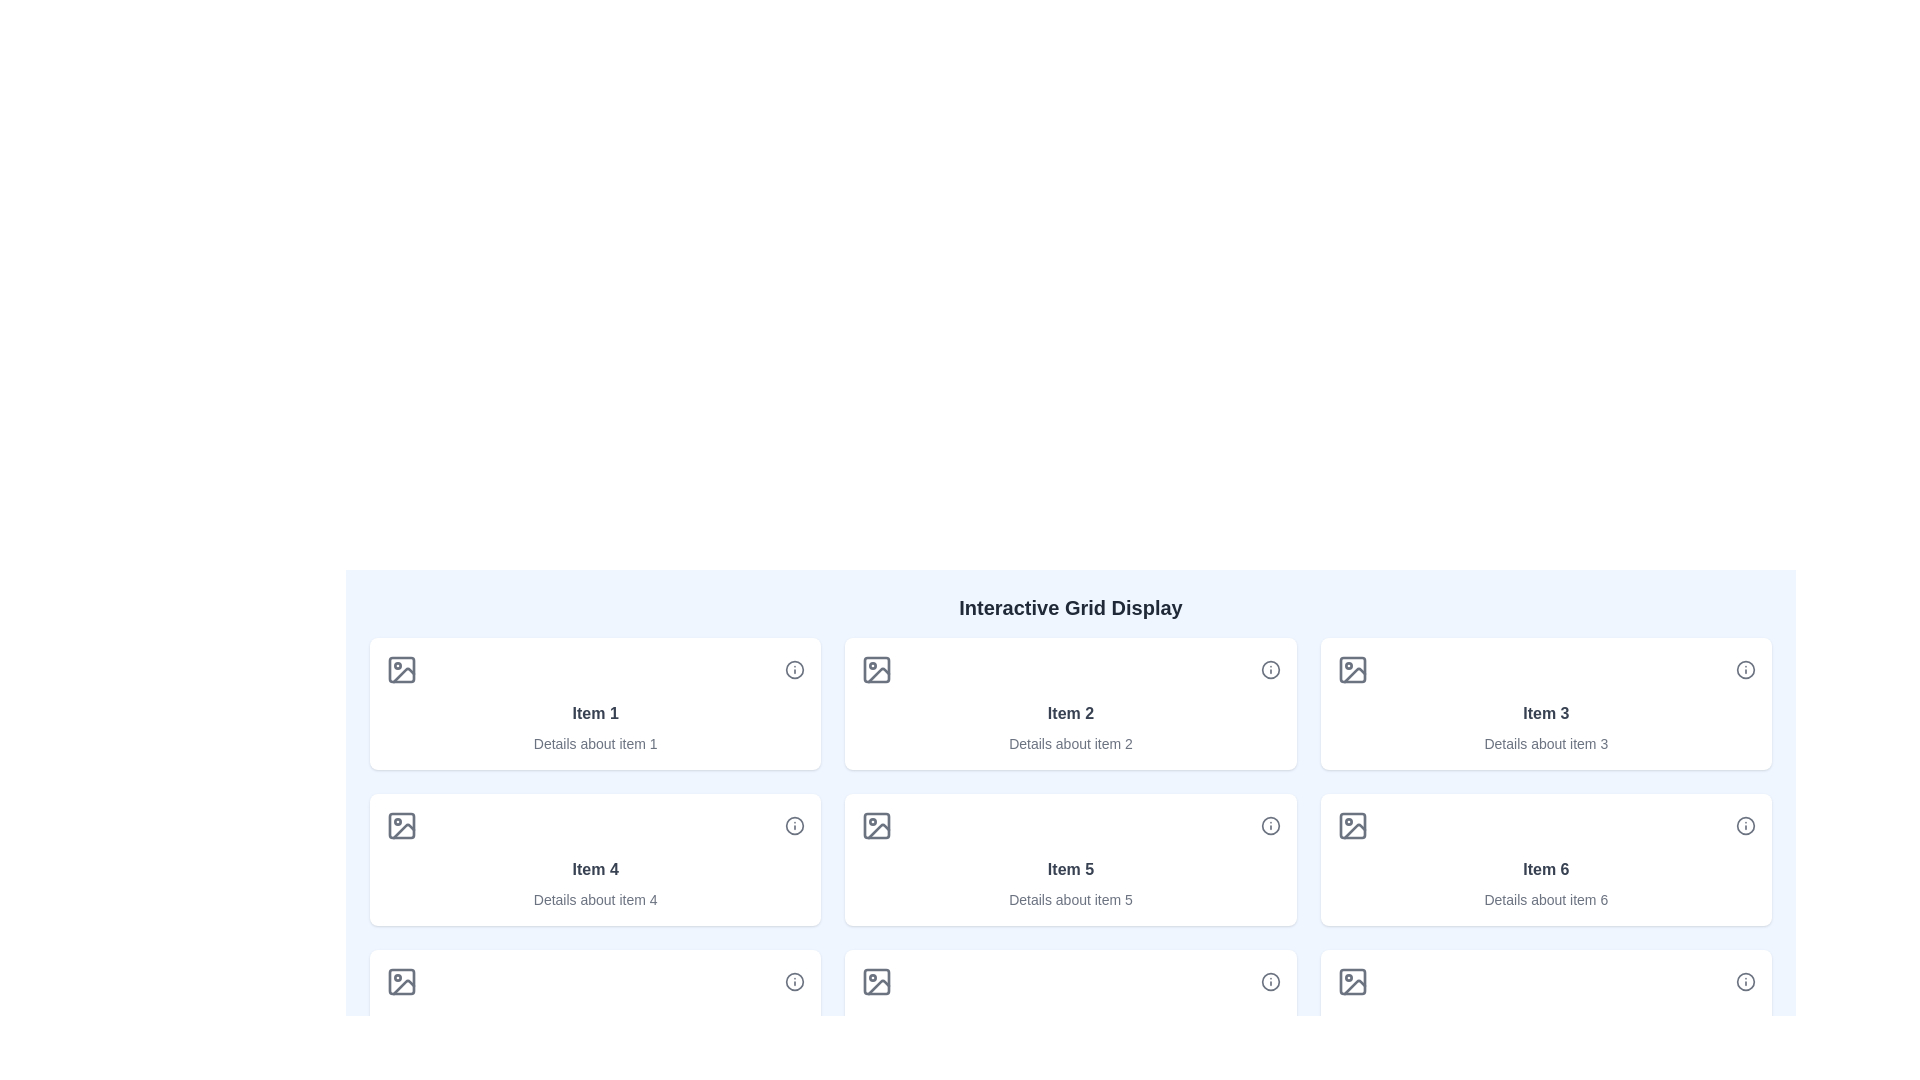 This screenshot has height=1080, width=1920. What do you see at coordinates (877, 670) in the screenshot?
I see `the icon element that is part of a composite symbol, representing image or gallery functionality, located in the second card of the top row` at bounding box center [877, 670].